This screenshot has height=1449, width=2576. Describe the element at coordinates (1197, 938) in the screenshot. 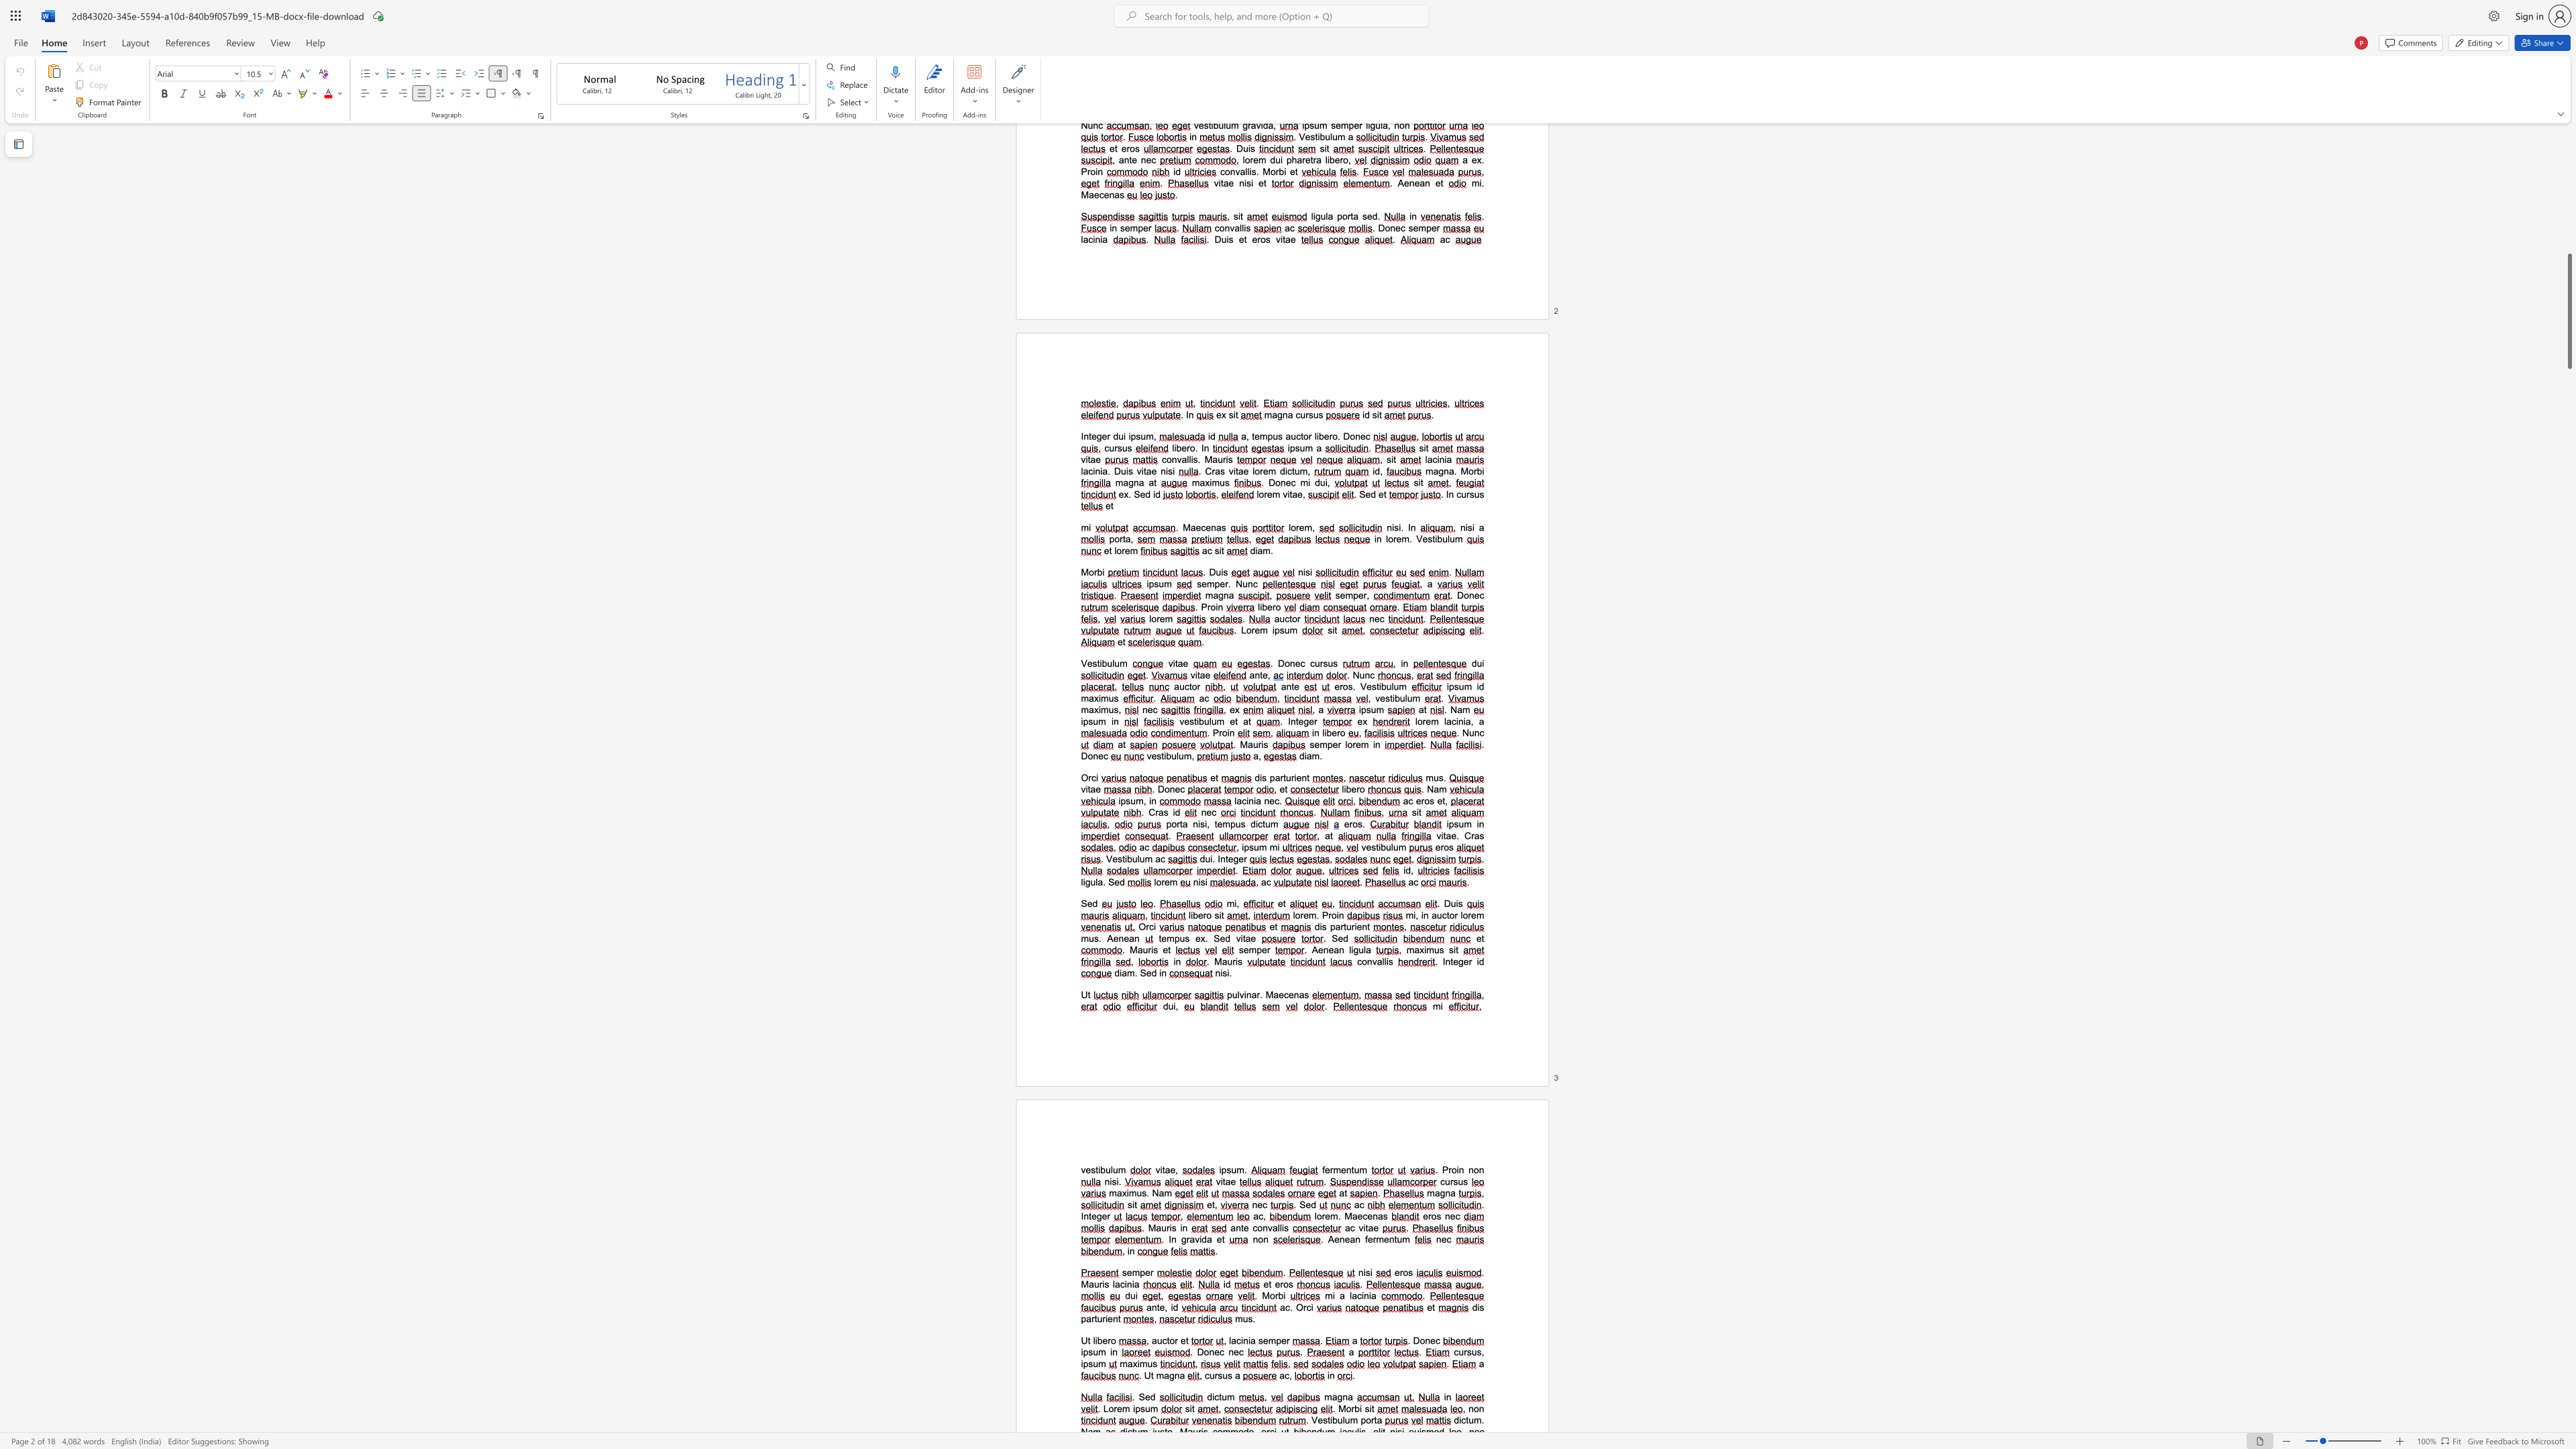

I see `the 2th character "e" in the text` at that location.